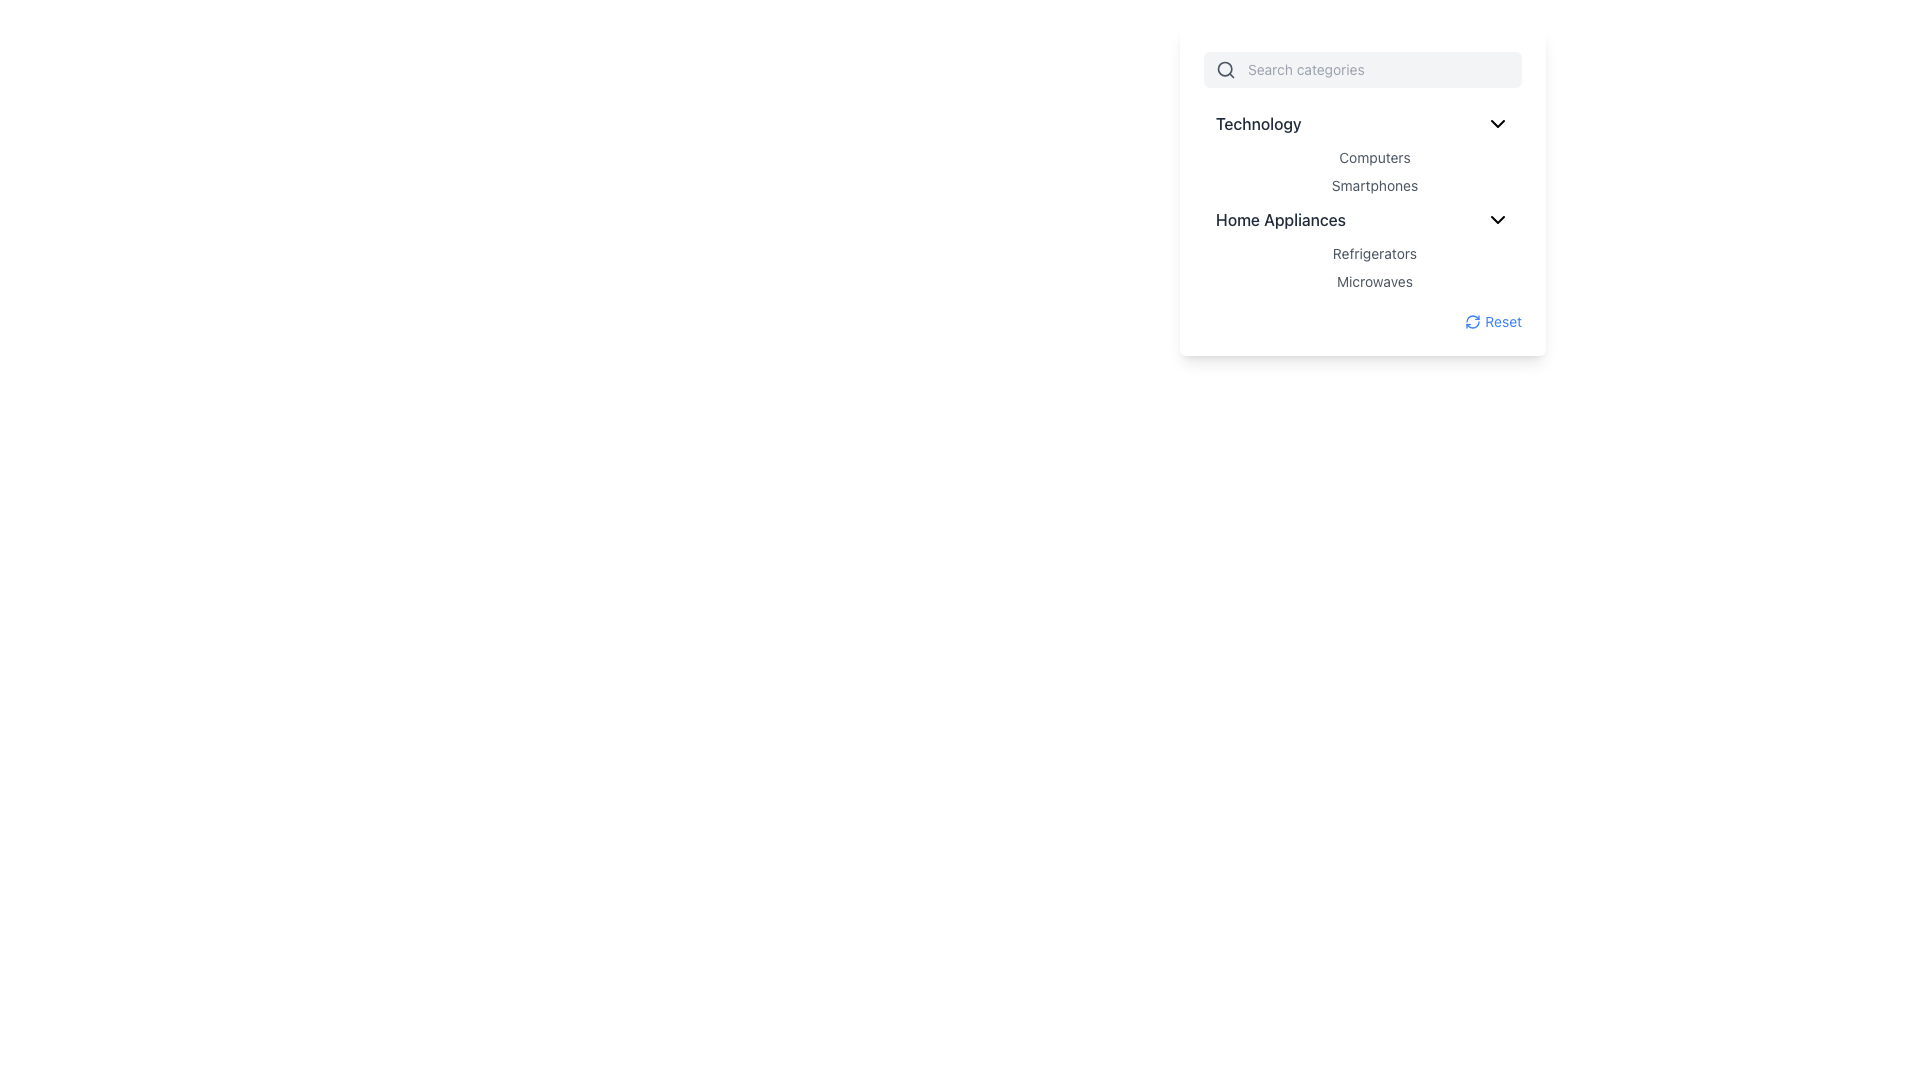  Describe the element at coordinates (1373, 266) in the screenshot. I see `the 'Refrigerators' option within the 'Home Appliances' category selector` at that location.